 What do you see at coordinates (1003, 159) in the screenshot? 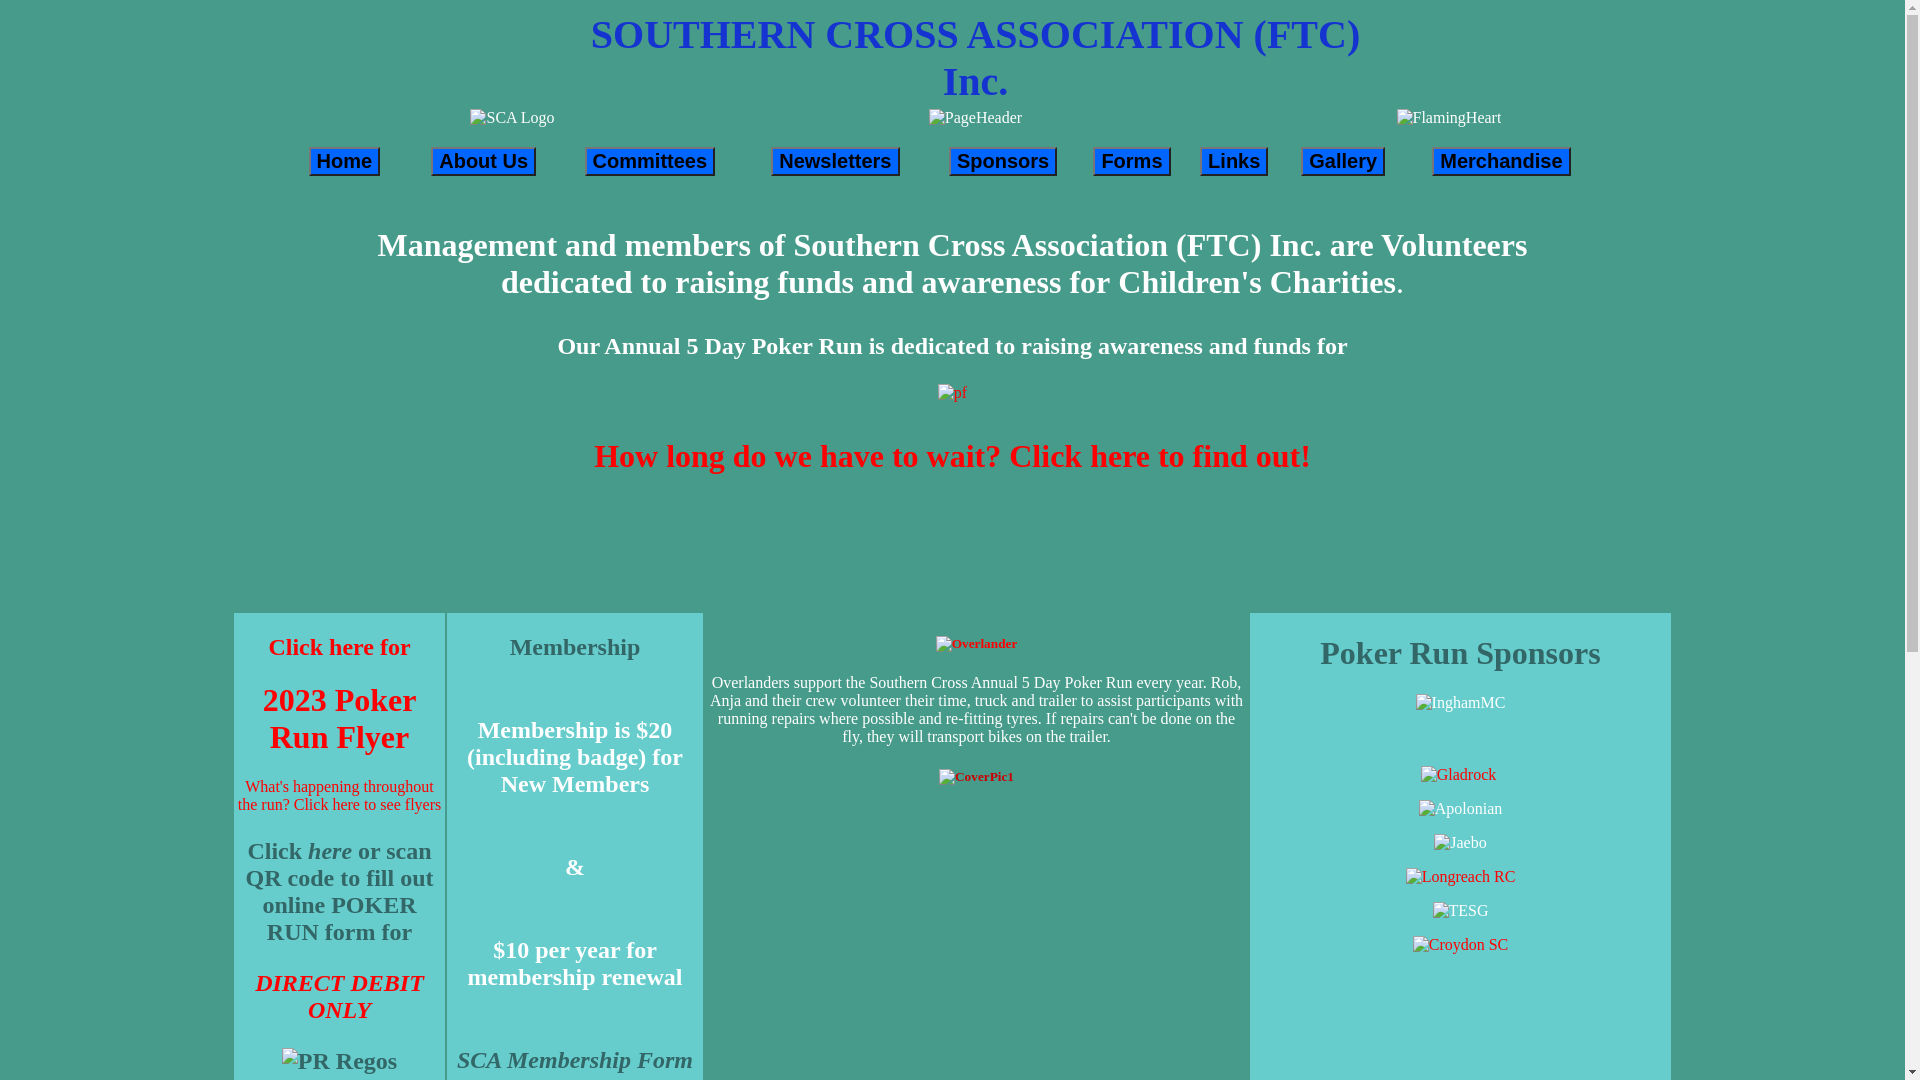
I see `'Sponsors'` at bounding box center [1003, 159].